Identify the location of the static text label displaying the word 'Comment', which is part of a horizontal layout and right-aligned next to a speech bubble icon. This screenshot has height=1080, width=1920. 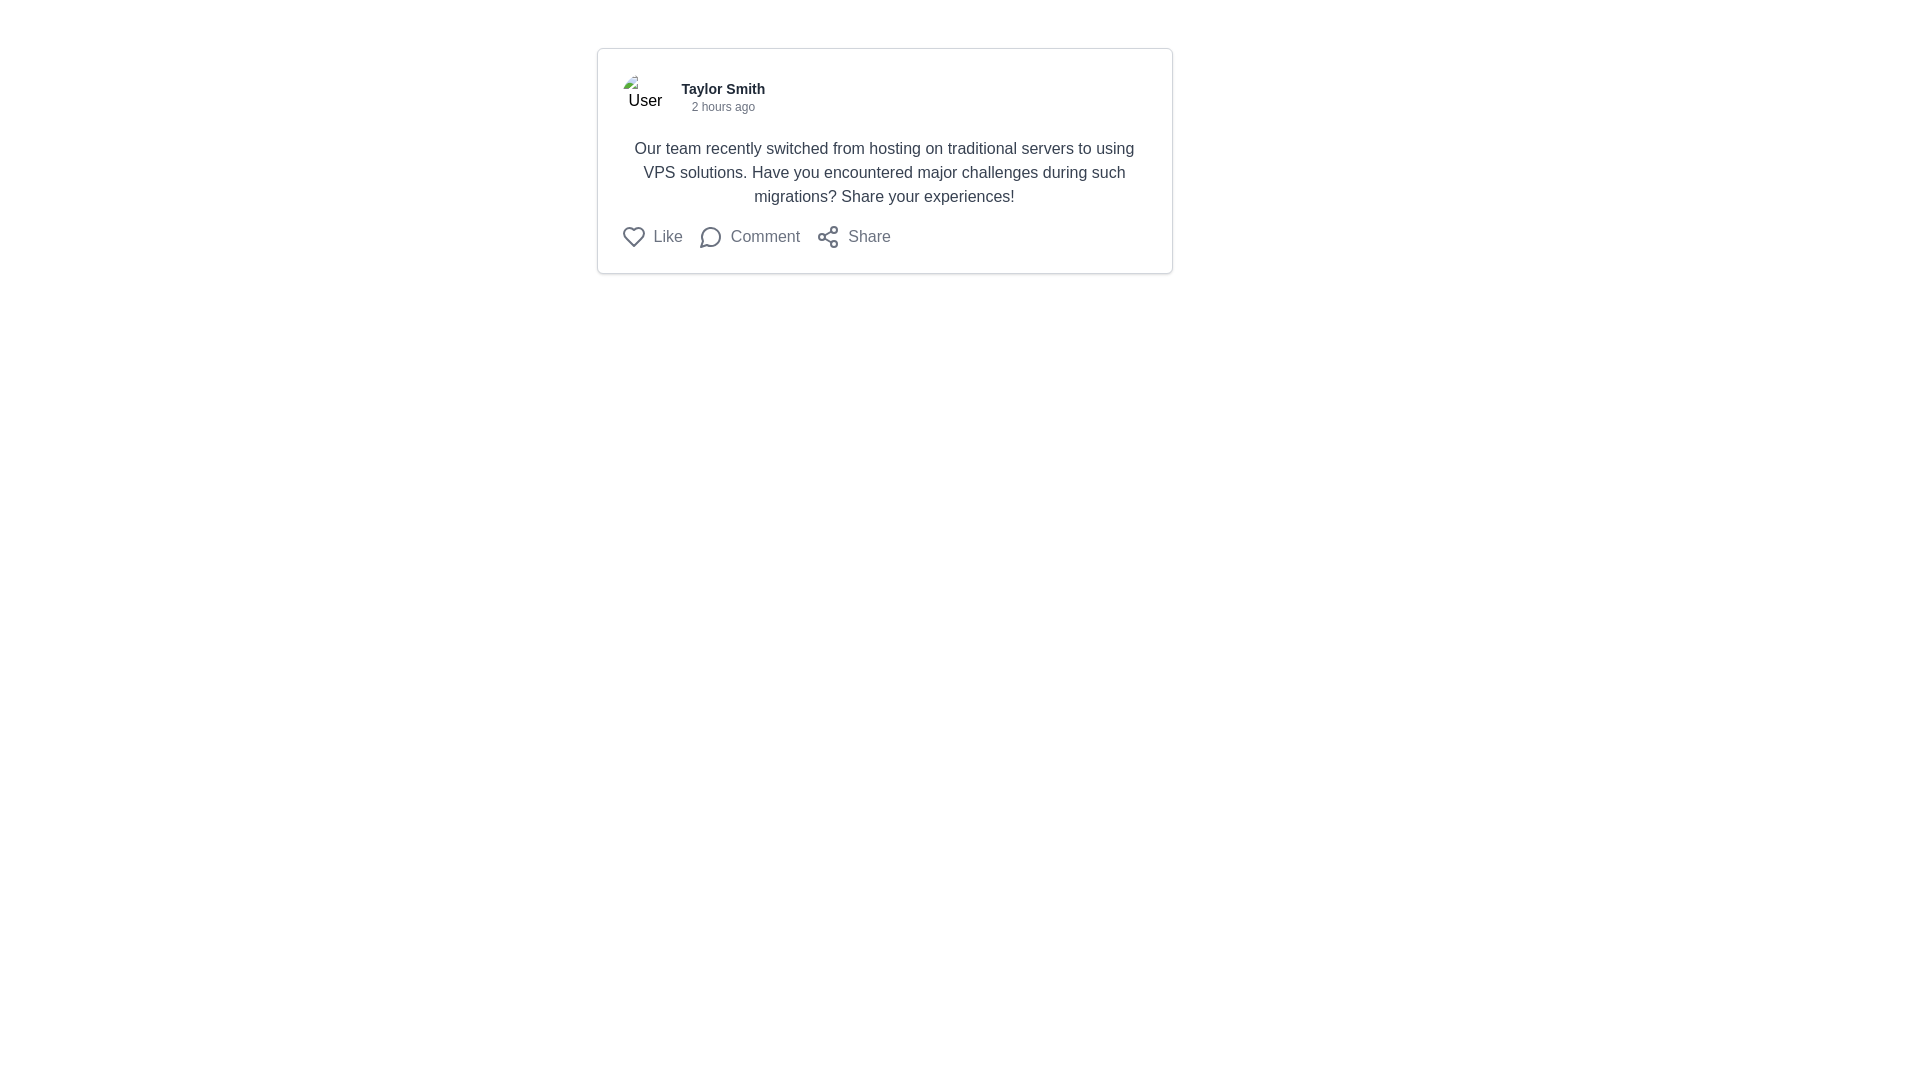
(764, 235).